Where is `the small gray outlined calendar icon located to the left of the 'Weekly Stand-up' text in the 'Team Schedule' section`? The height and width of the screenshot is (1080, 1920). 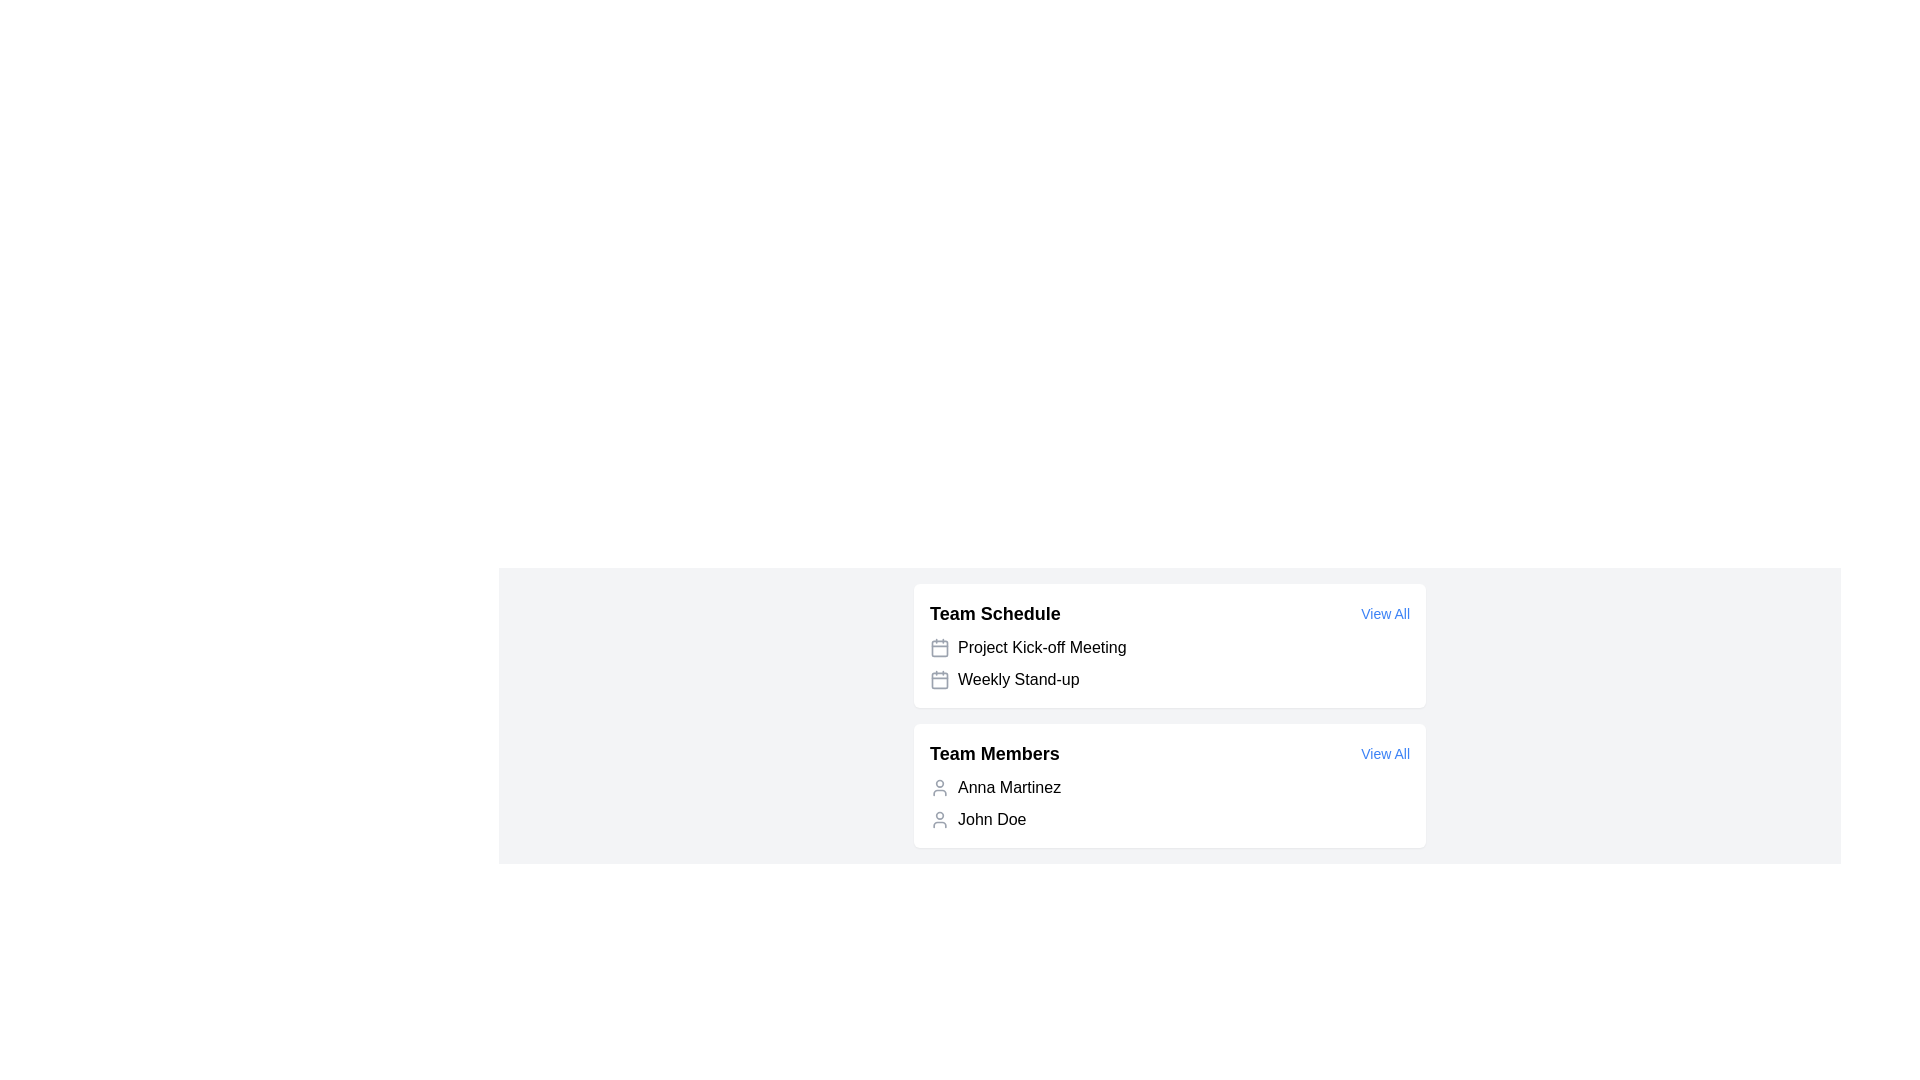 the small gray outlined calendar icon located to the left of the 'Weekly Stand-up' text in the 'Team Schedule' section is located at coordinates (939, 678).